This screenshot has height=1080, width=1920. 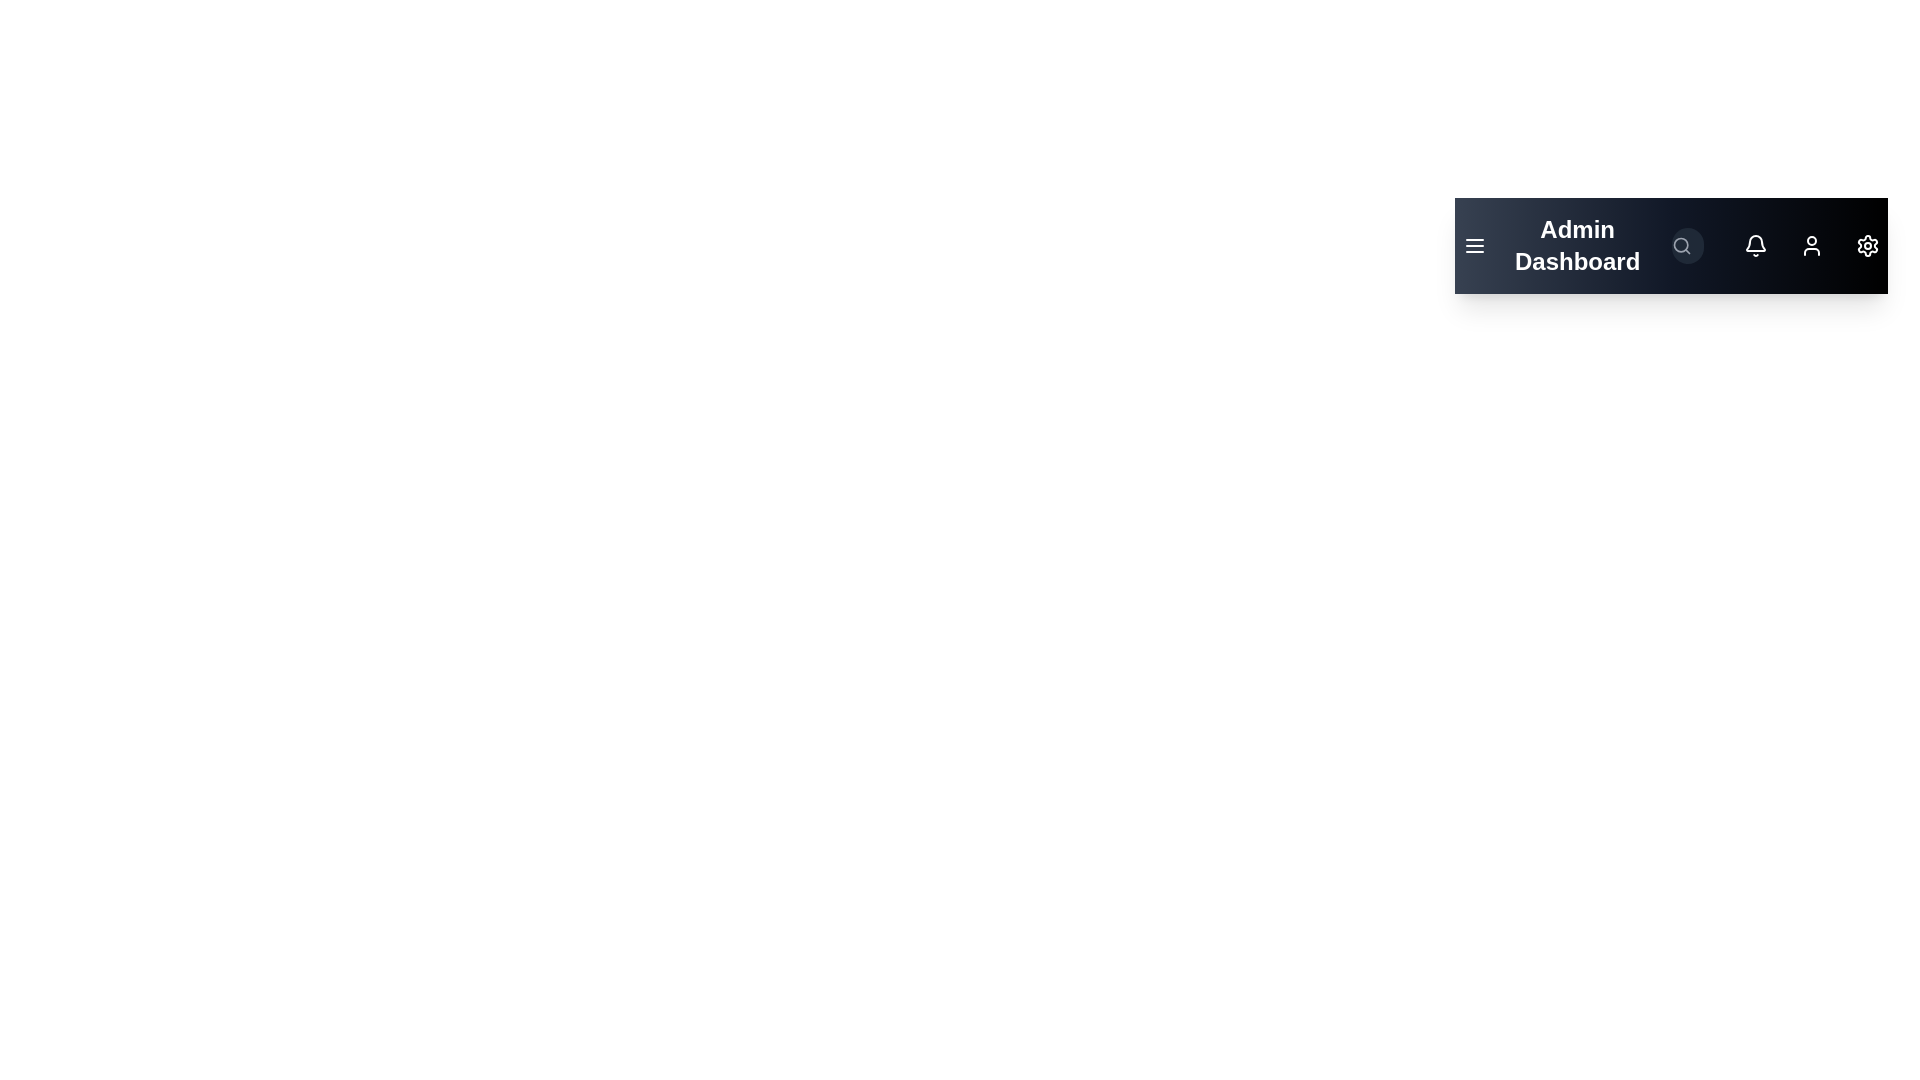 I want to click on the user profile icon, so click(x=1812, y=245).